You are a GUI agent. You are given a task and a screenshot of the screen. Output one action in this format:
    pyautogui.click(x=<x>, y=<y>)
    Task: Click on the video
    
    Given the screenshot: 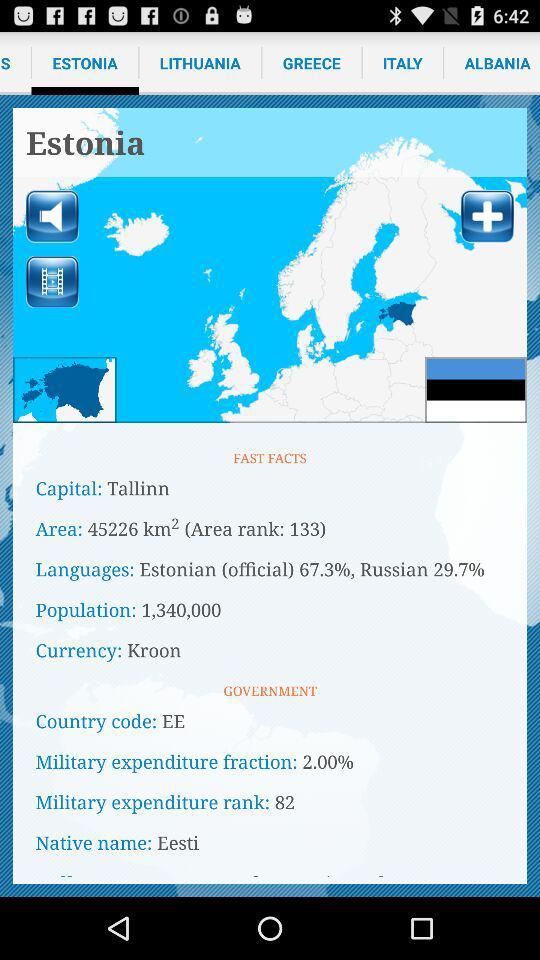 What is the action you would take?
    pyautogui.click(x=52, y=281)
    